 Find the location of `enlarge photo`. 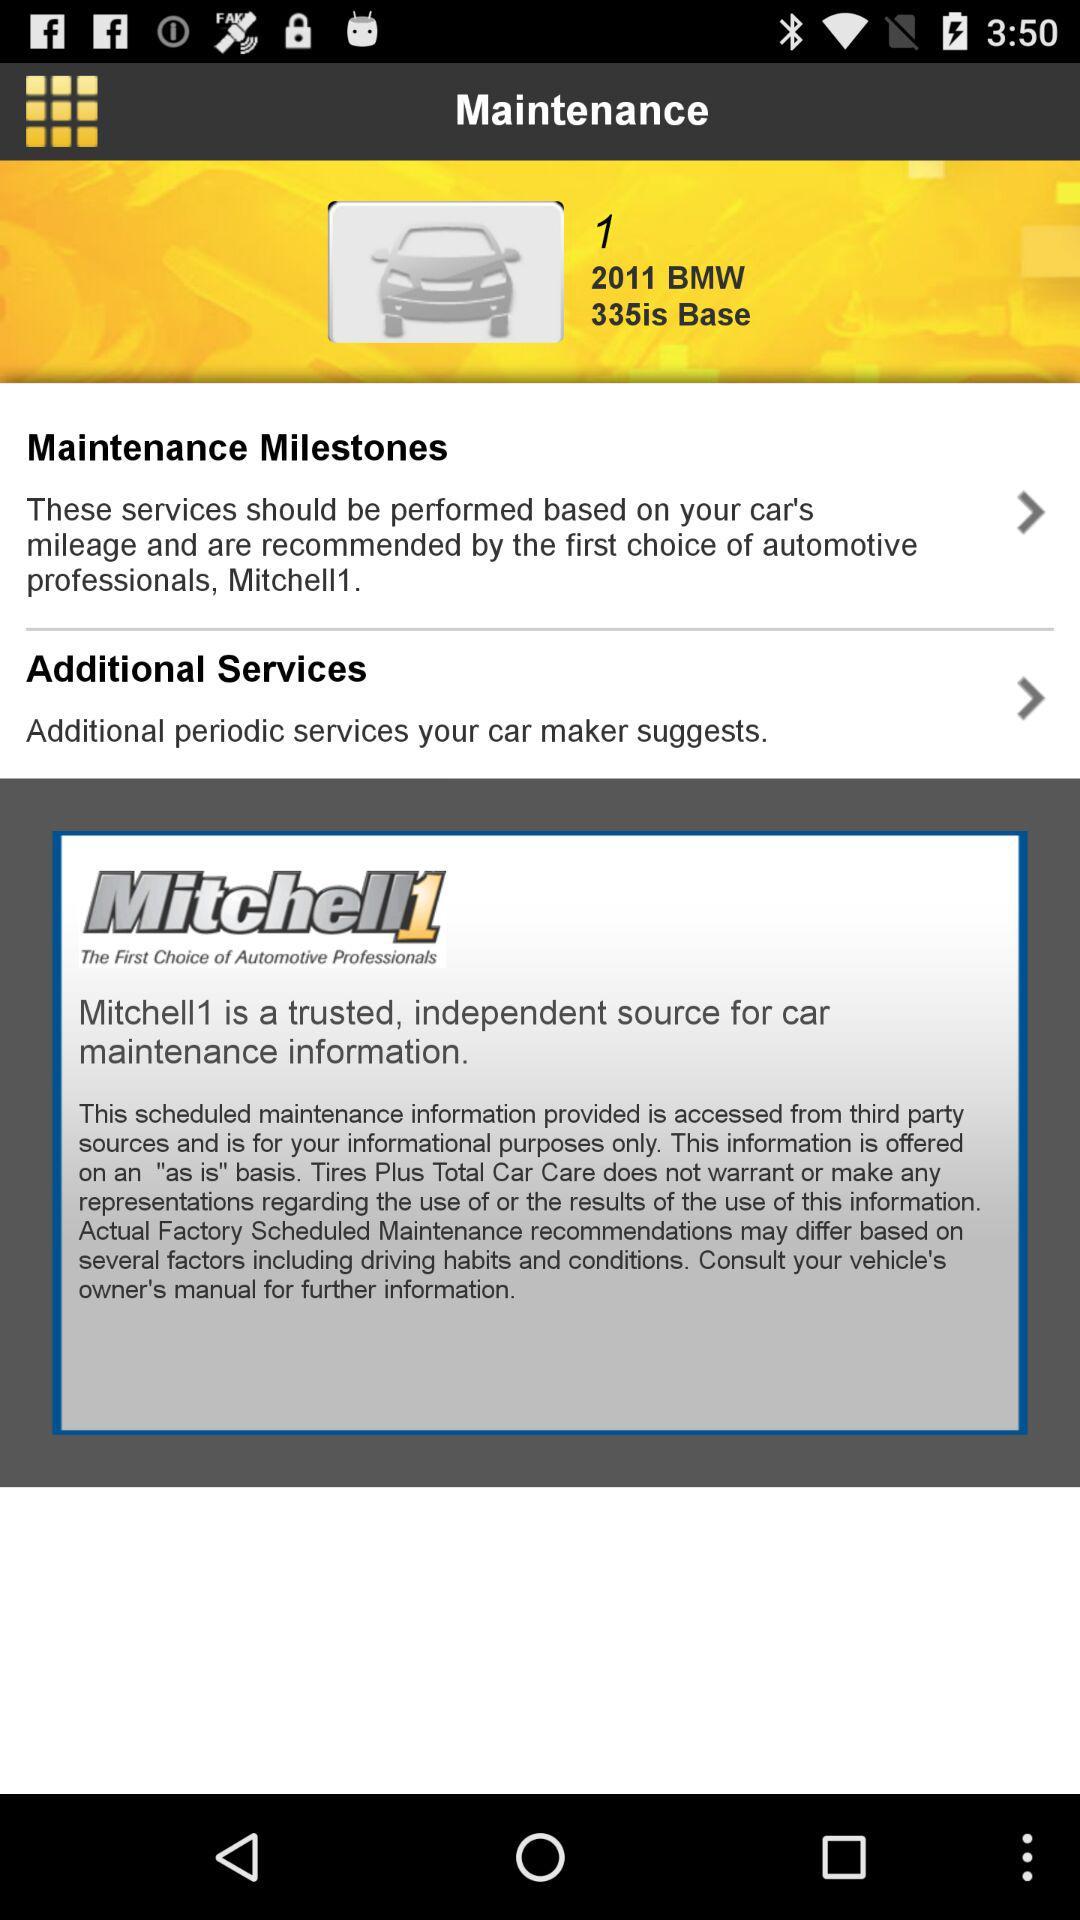

enlarge photo is located at coordinates (444, 270).